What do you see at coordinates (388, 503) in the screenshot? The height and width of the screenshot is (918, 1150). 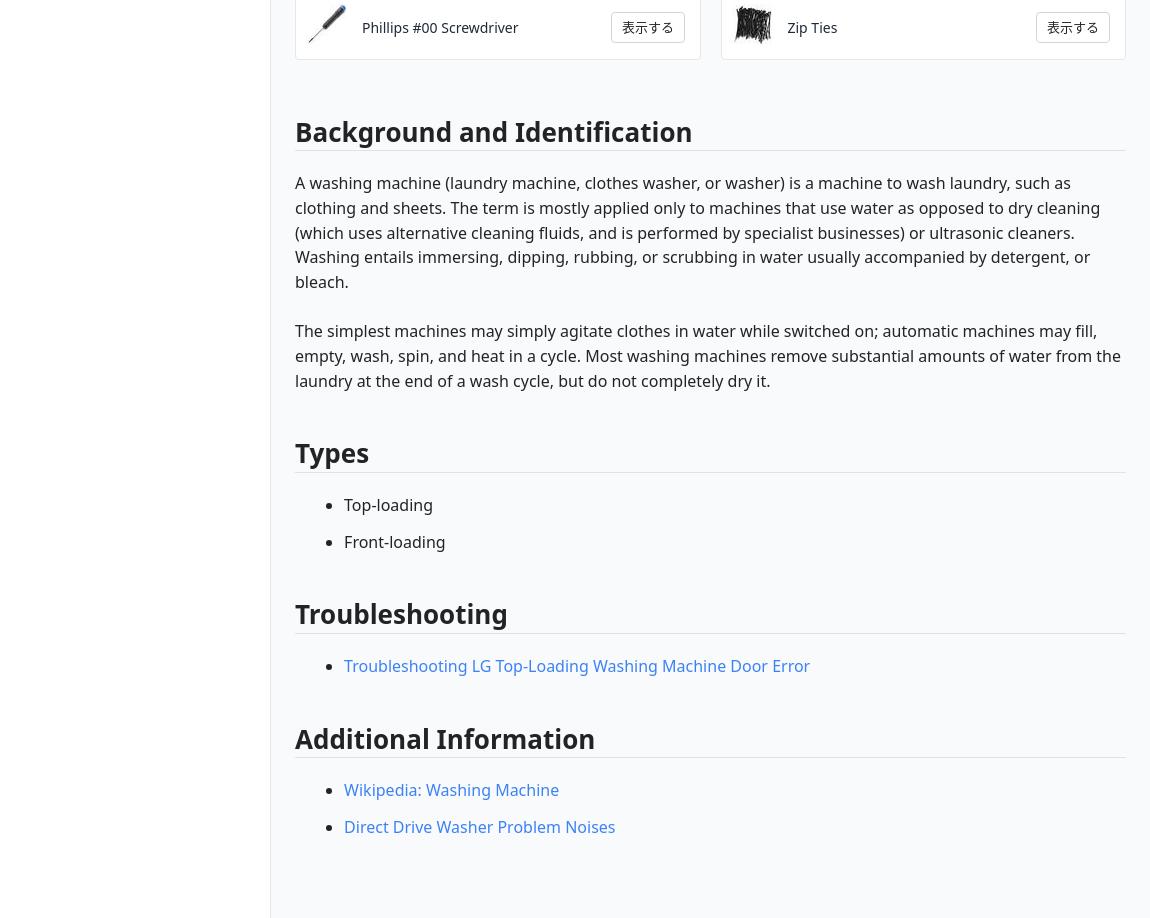 I see `'Top-loading'` at bounding box center [388, 503].